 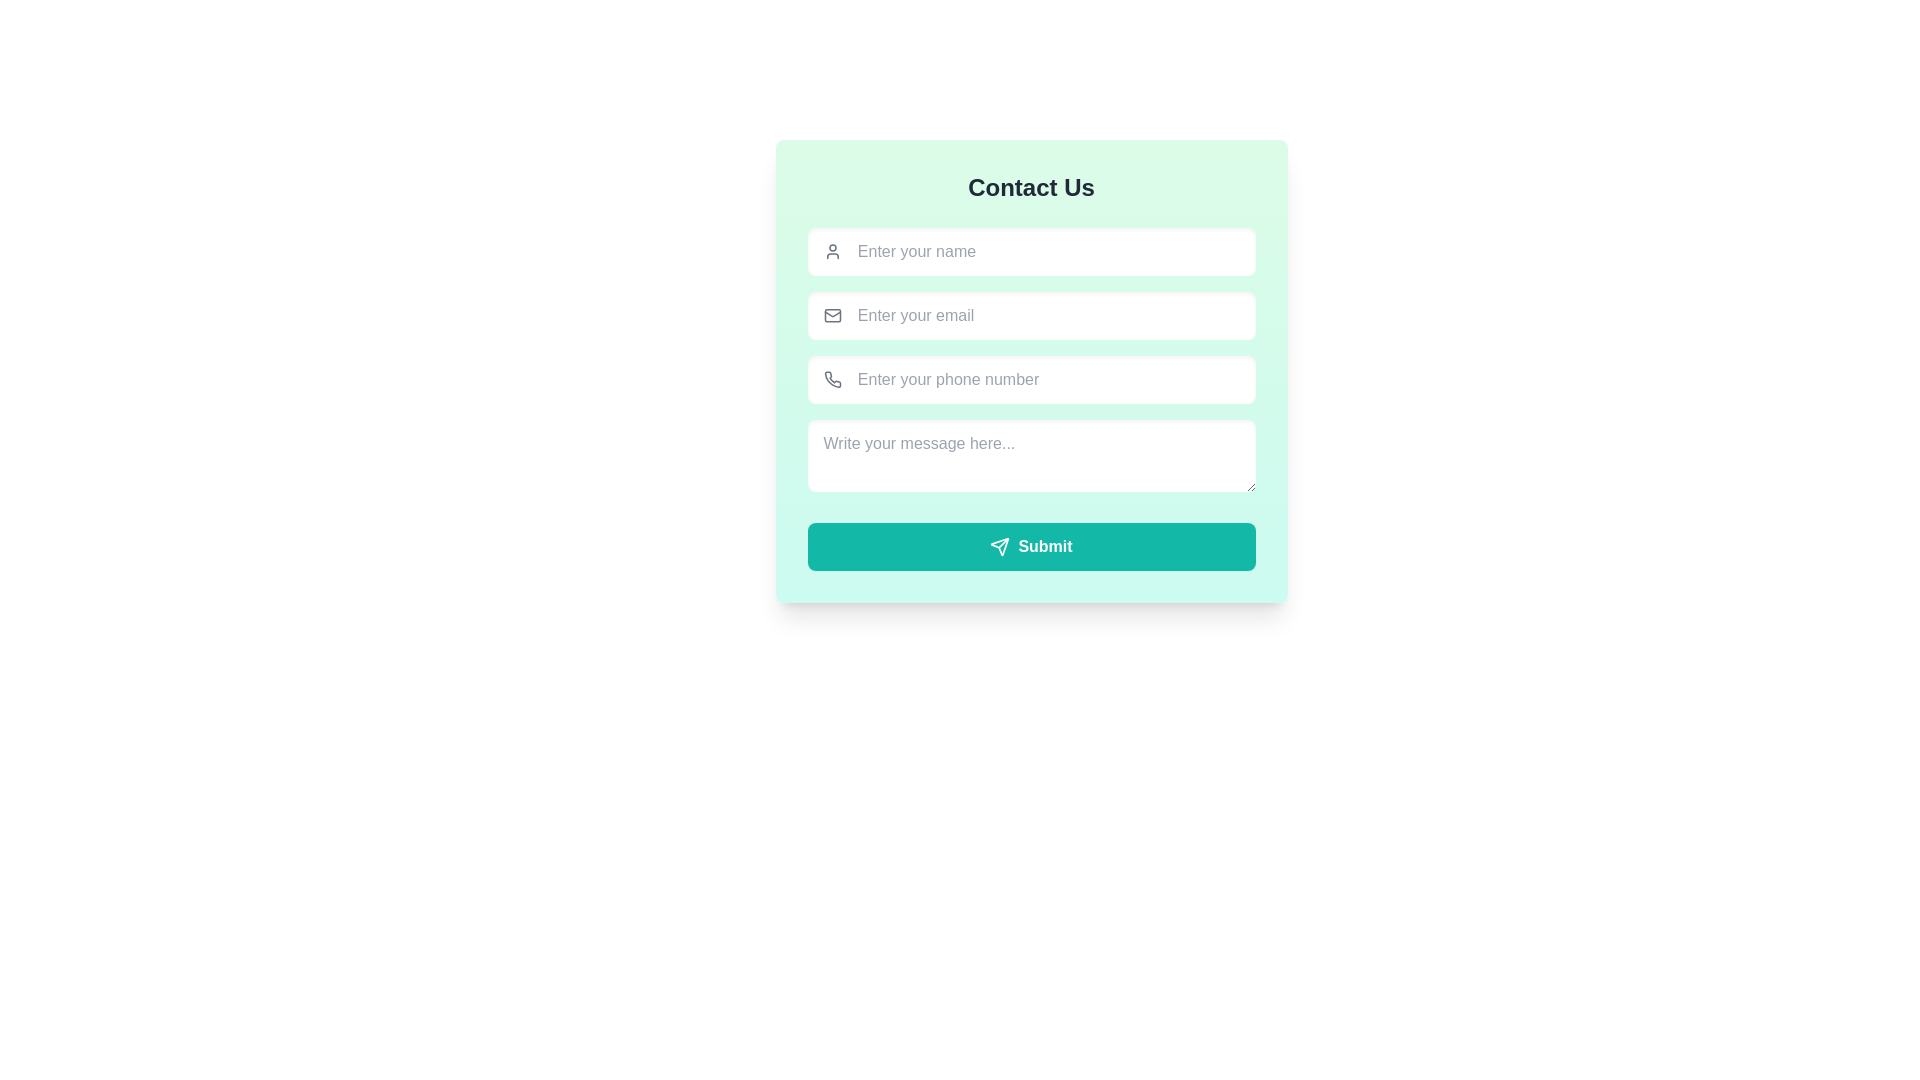 I want to click on the phone number input icon, which is located to the left of the placeholder text 'Enter your phone number', so click(x=832, y=380).